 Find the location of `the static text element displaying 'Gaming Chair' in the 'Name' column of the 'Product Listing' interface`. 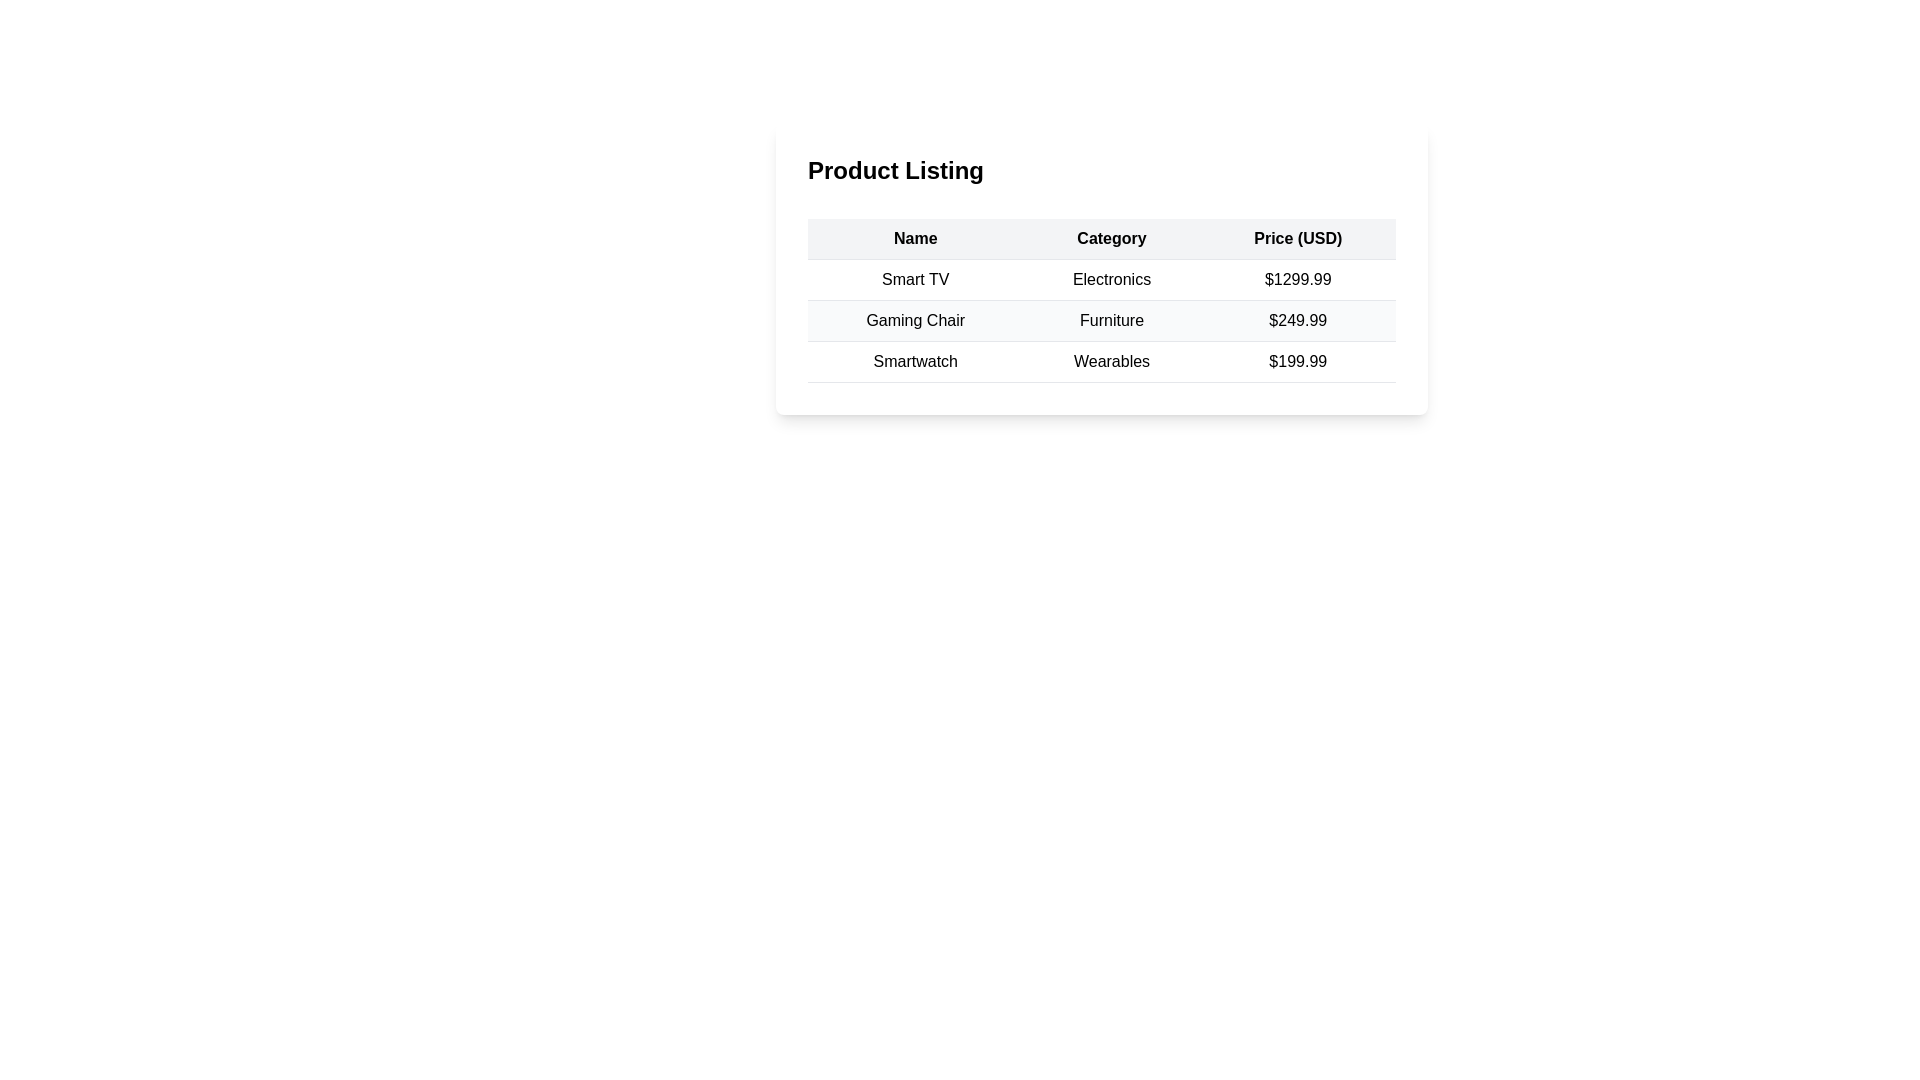

the static text element displaying 'Gaming Chair' in the 'Name' column of the 'Product Listing' interface is located at coordinates (914, 319).